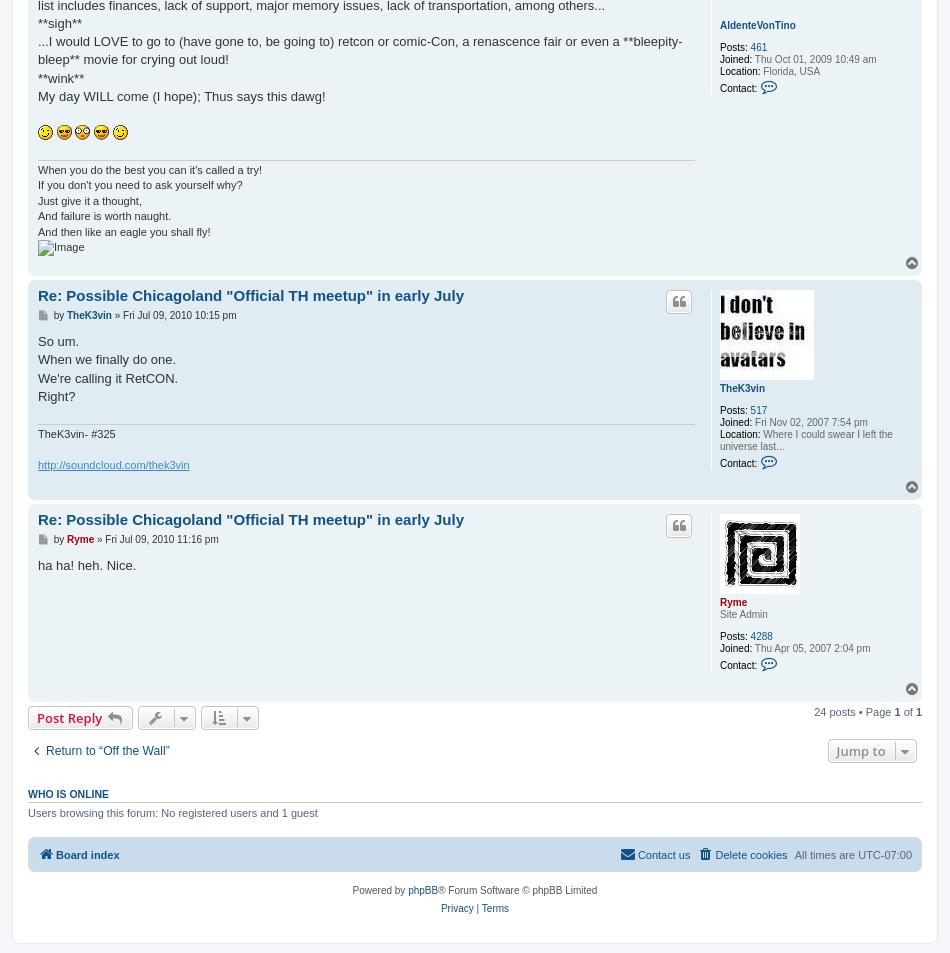 This screenshot has height=953, width=950. Describe the element at coordinates (140, 183) in the screenshot. I see `'If you don't you need to ask yourself why?'` at that location.